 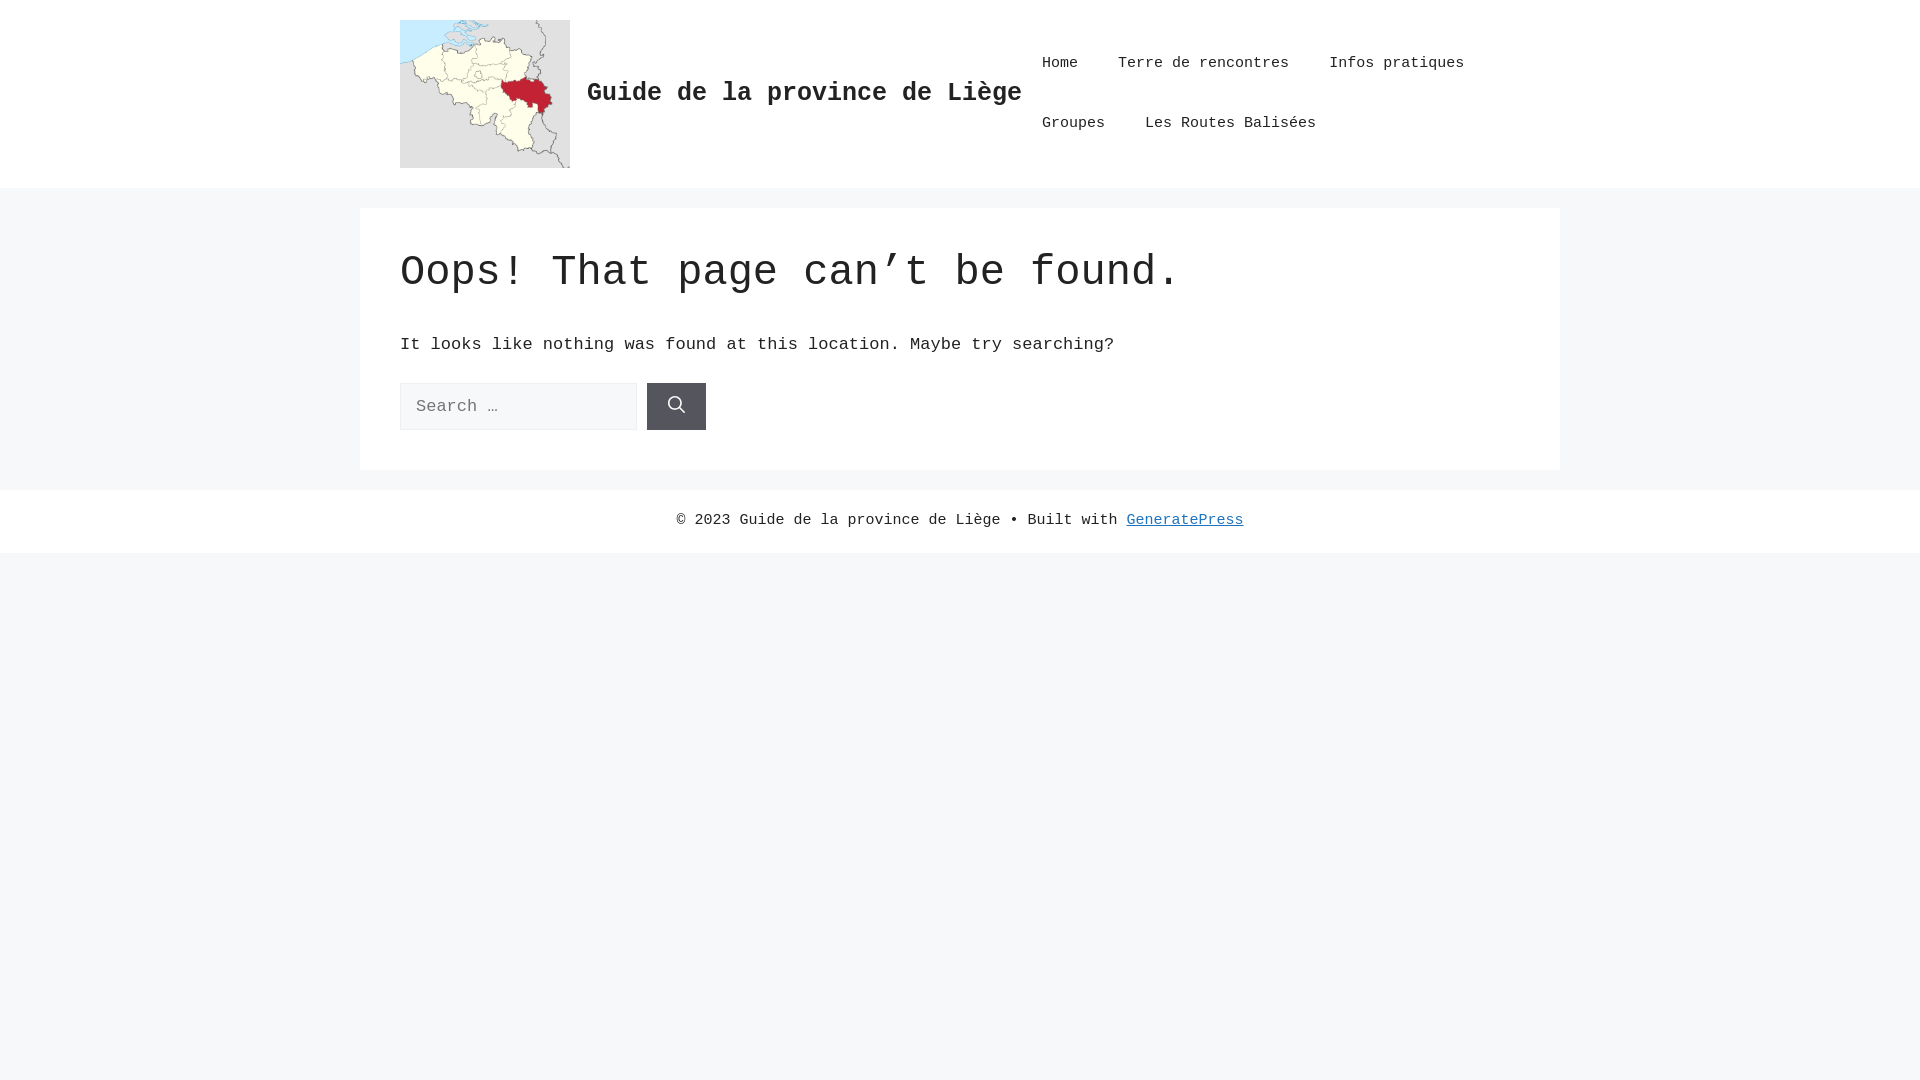 I want to click on 'Home', so click(x=1059, y=63).